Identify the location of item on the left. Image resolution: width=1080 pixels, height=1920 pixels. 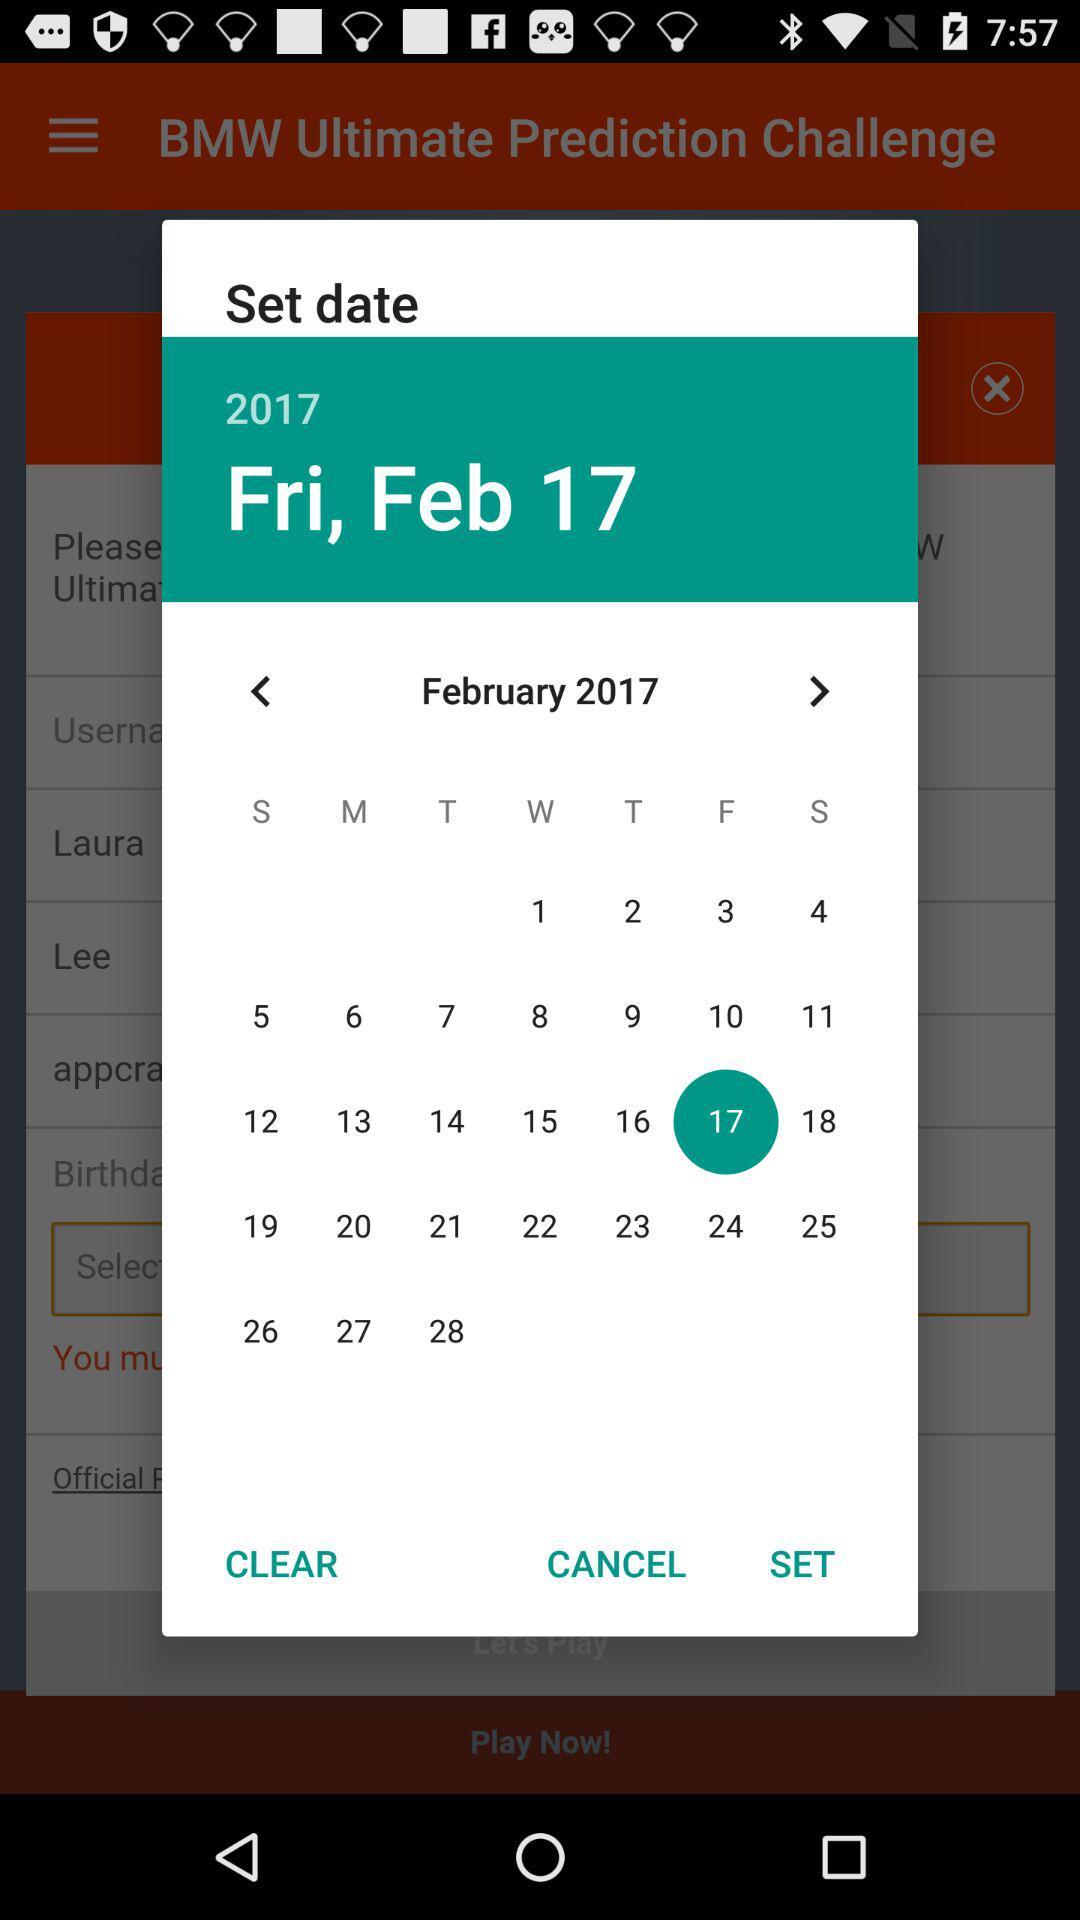
(260, 691).